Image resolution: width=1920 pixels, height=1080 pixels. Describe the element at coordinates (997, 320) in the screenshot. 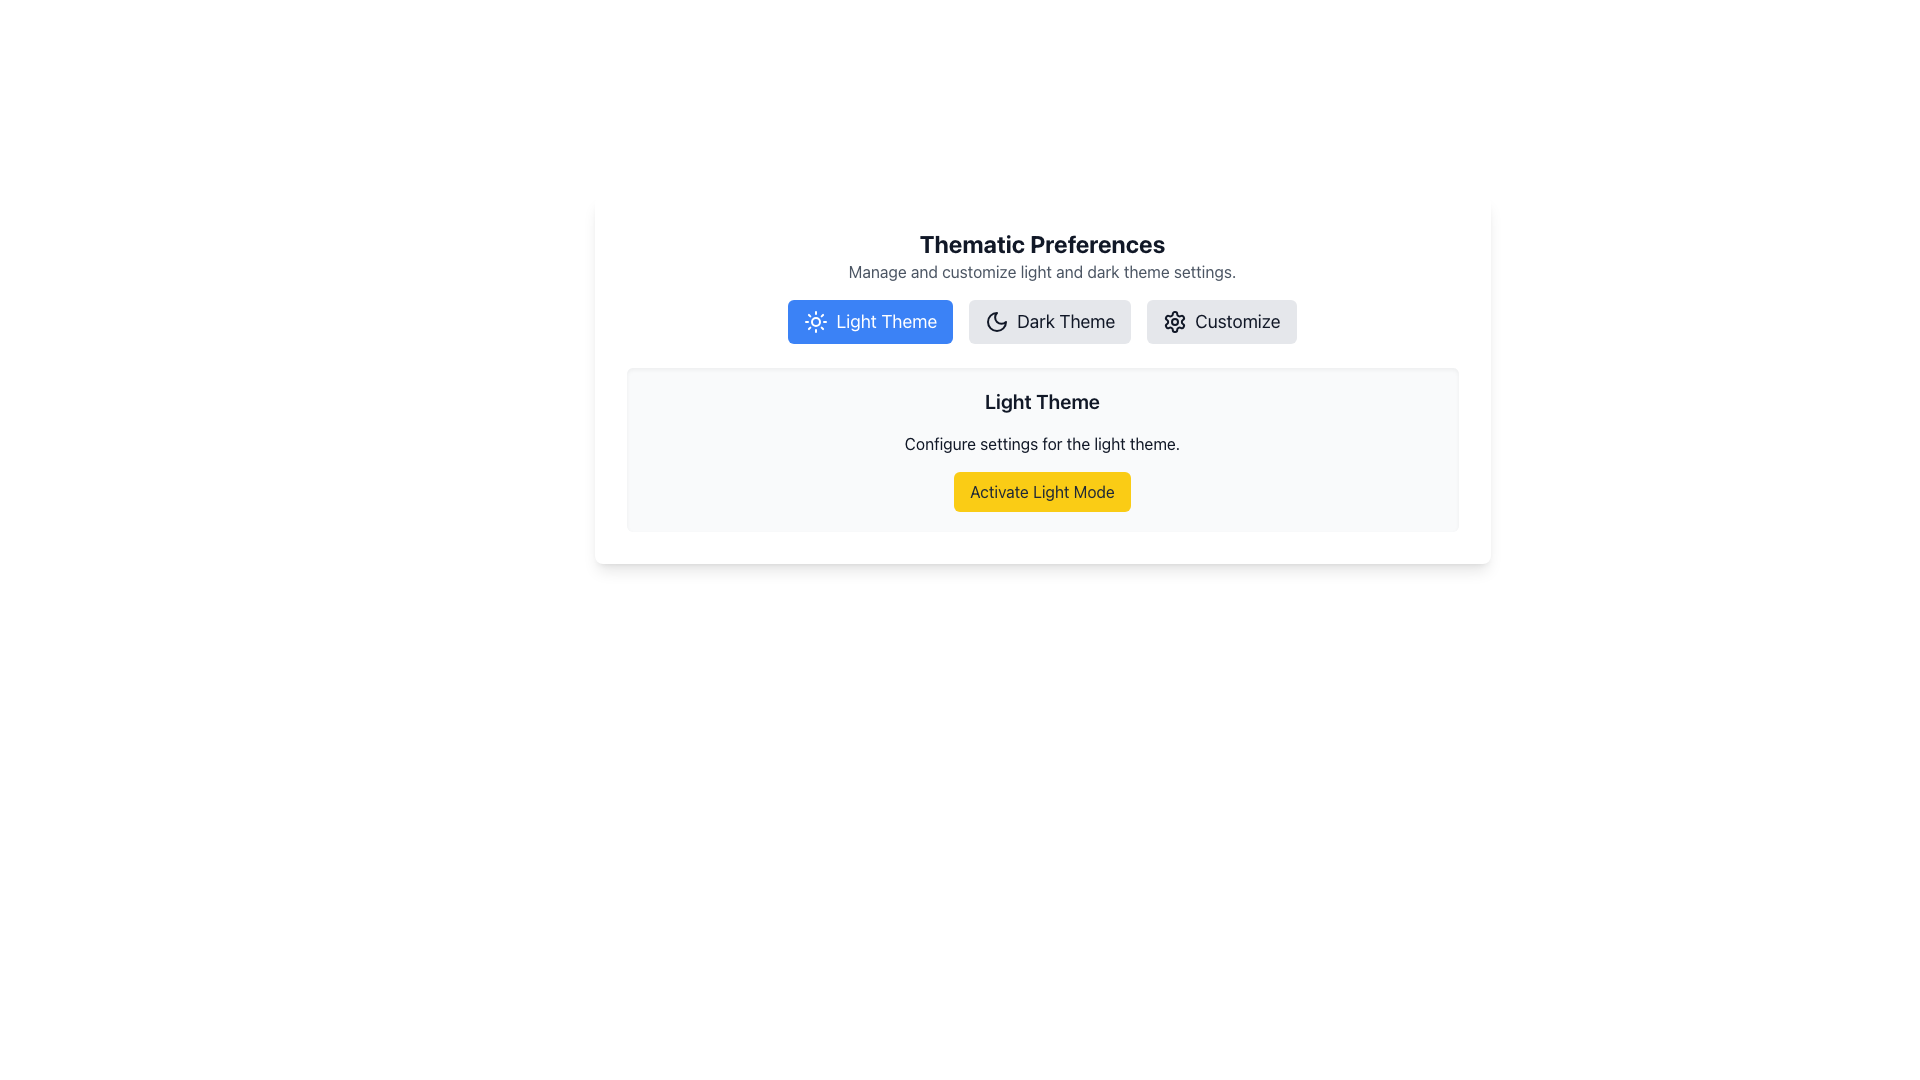

I see `the crescent moon icon inside the 'Dark Theme' button in the 'Thematic Preferences' section` at that location.